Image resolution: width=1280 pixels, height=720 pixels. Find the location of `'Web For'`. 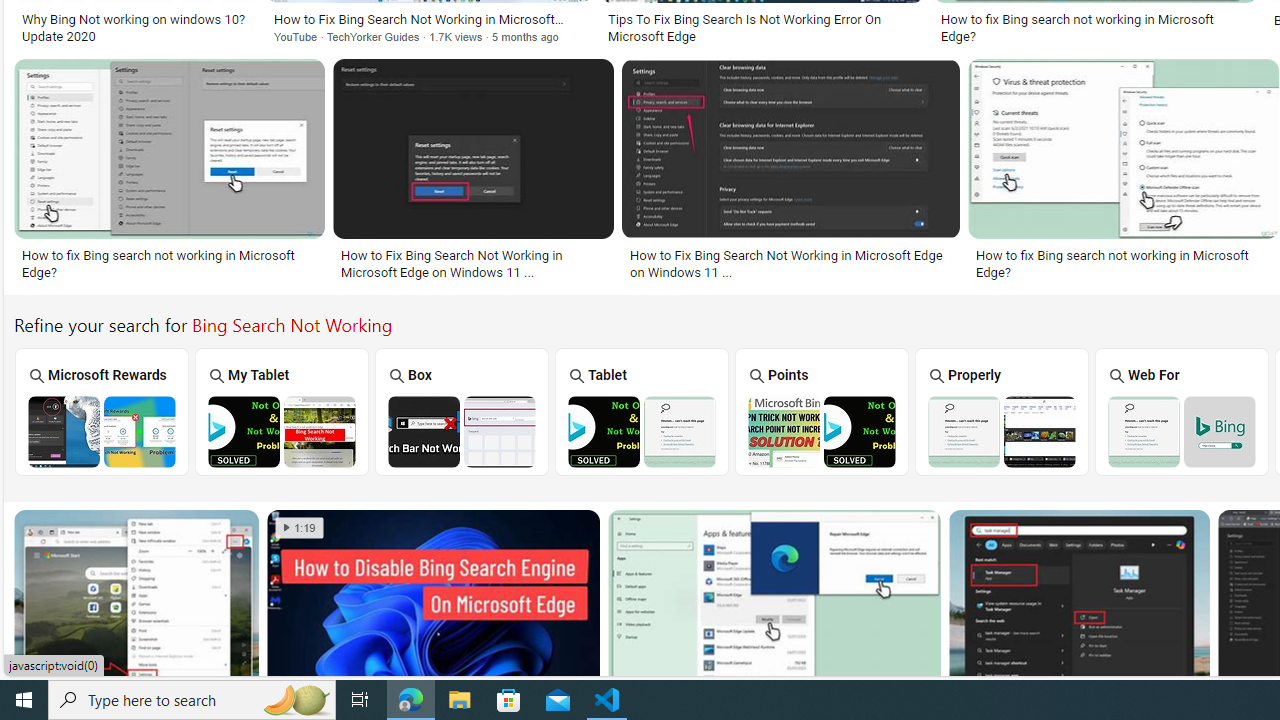

'Web For' is located at coordinates (1182, 410).